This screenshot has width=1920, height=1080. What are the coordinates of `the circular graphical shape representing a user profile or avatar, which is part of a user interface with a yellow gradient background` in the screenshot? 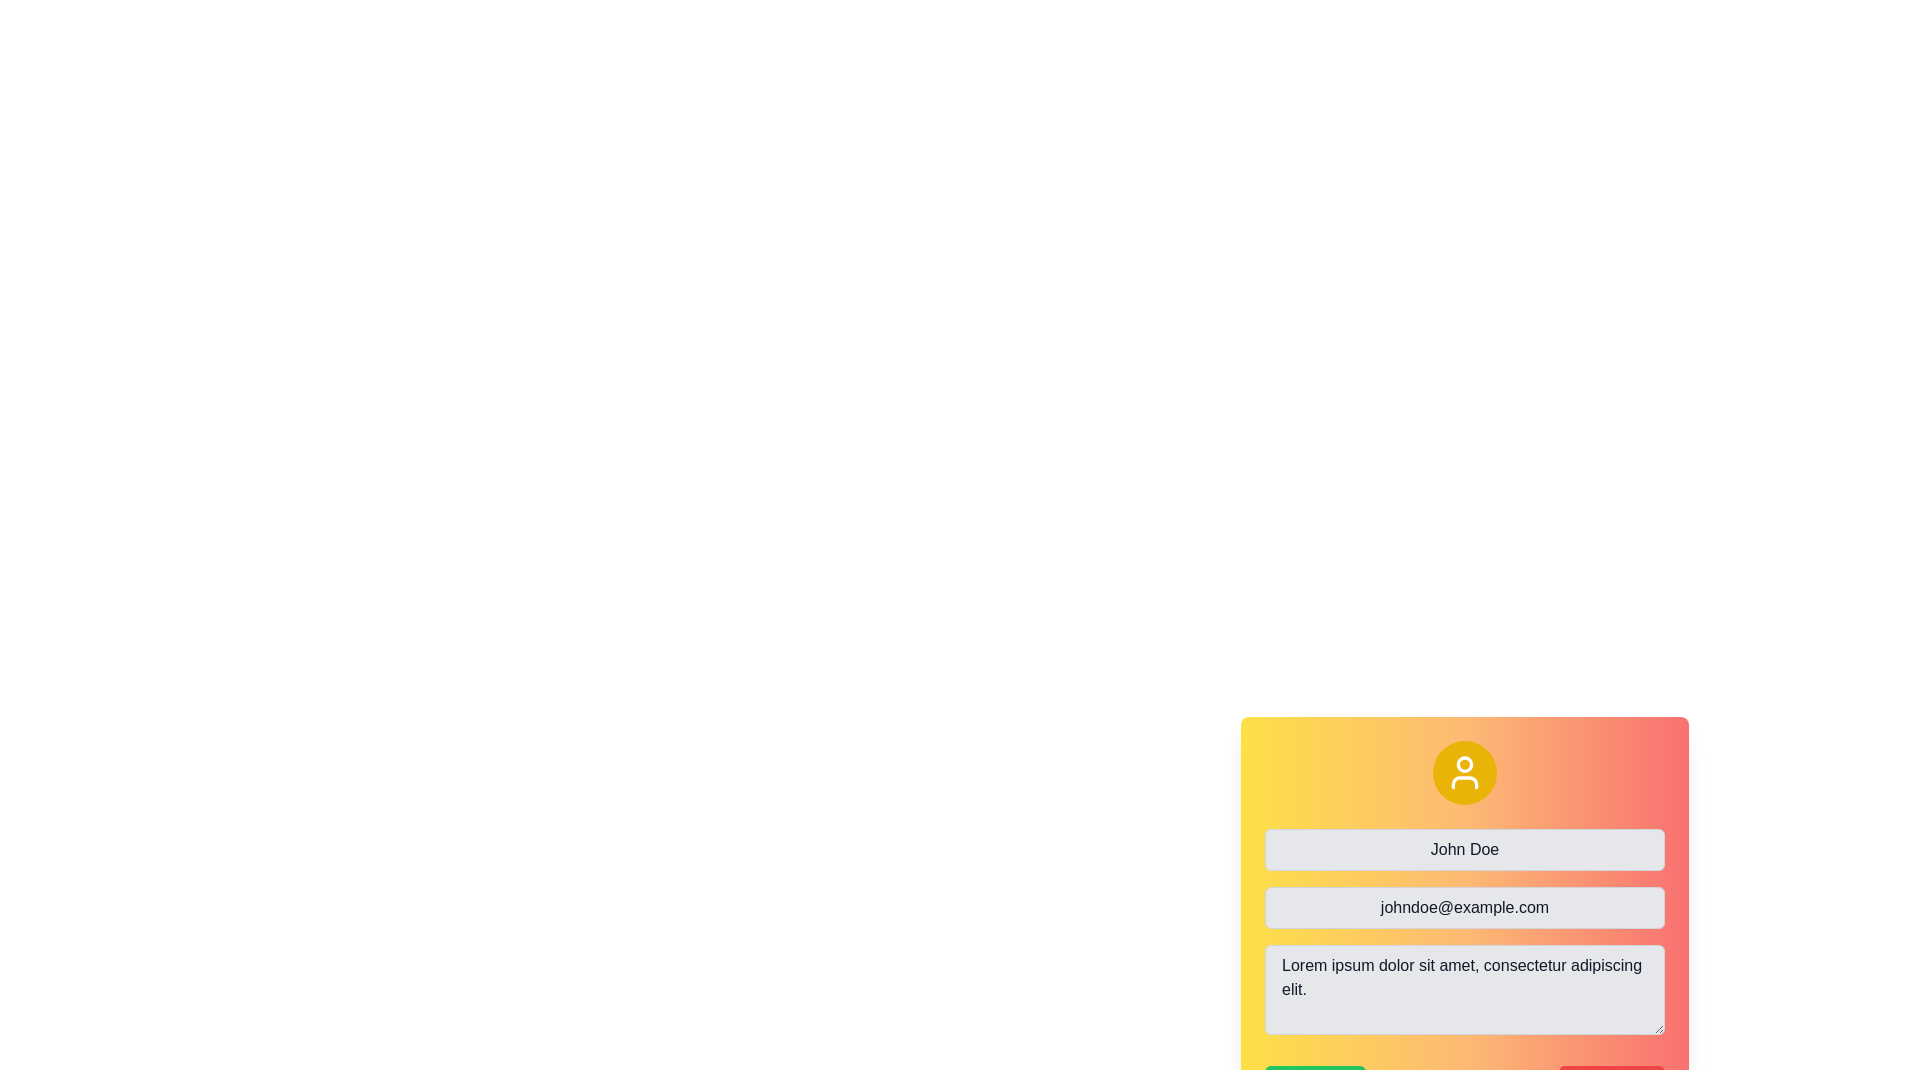 It's located at (1464, 763).